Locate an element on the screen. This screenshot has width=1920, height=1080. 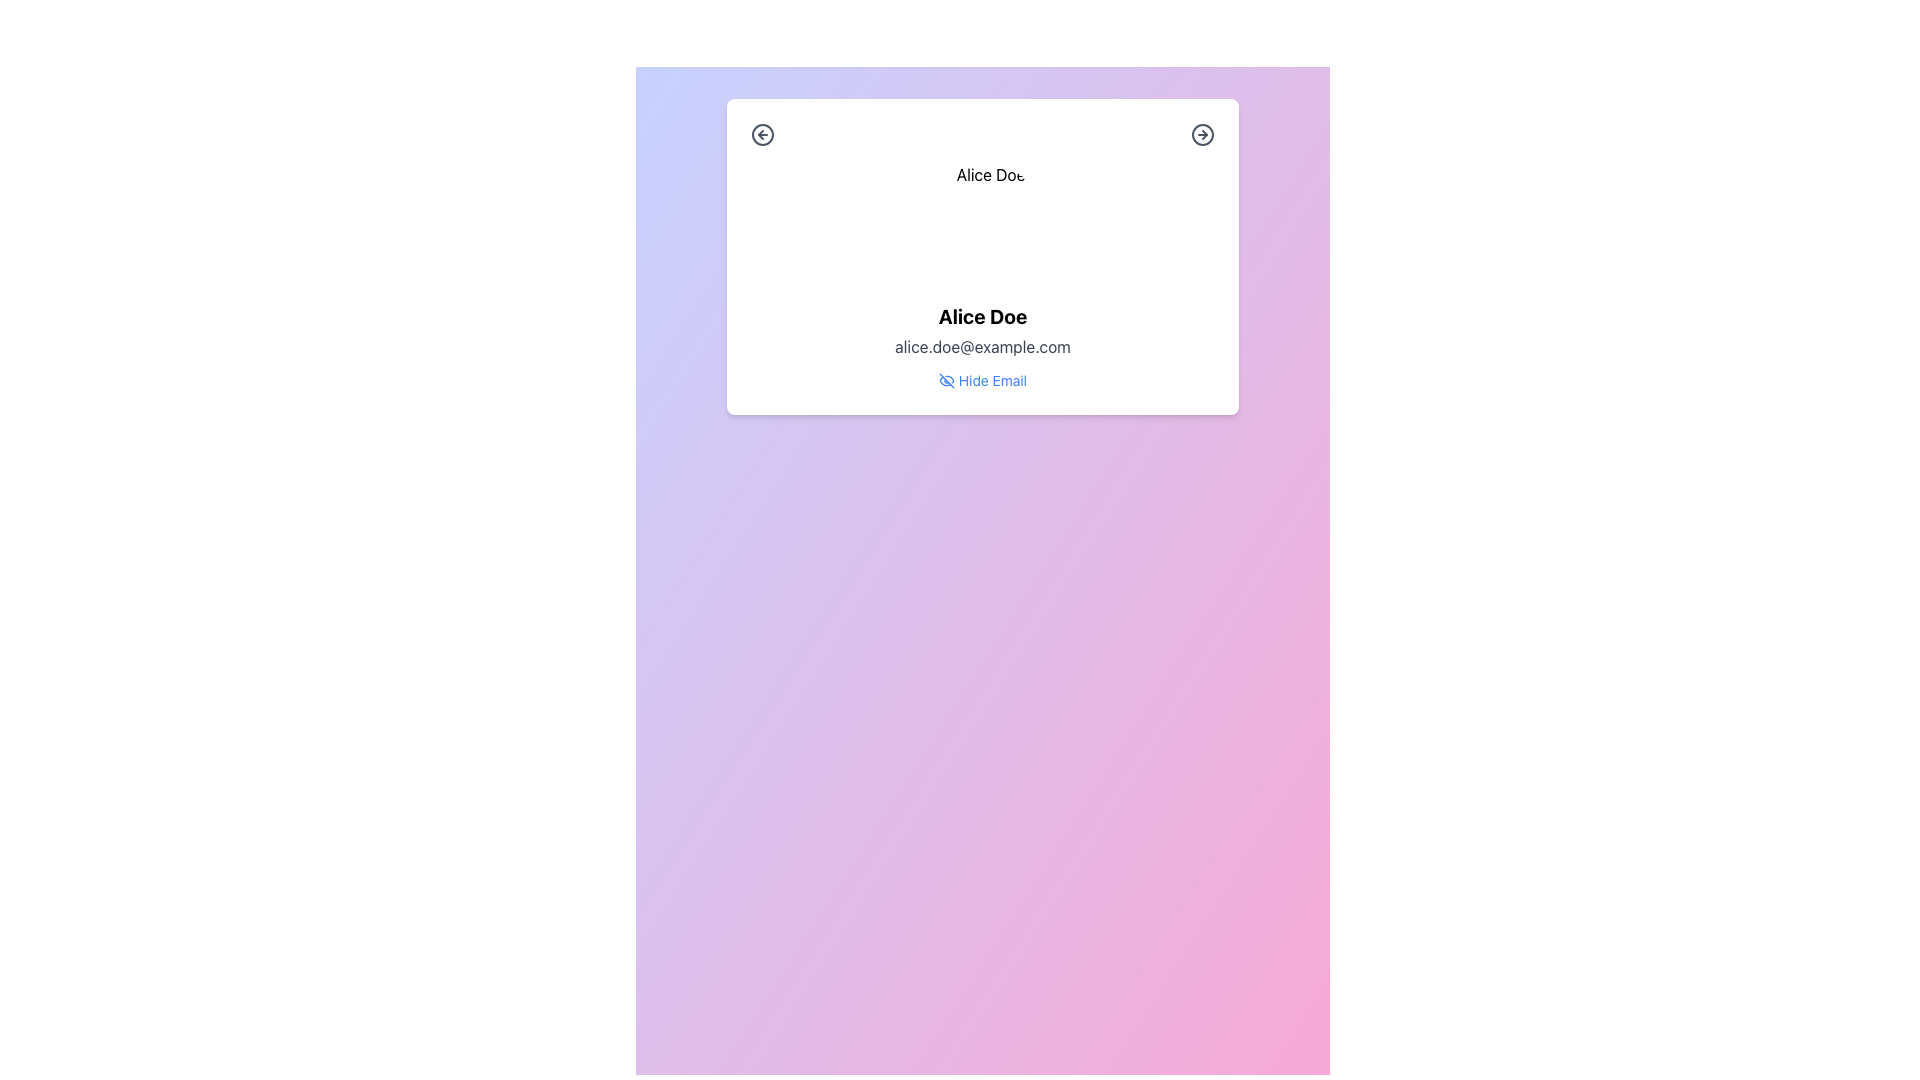
the 'Hide Email' button using keyboard navigation is located at coordinates (983, 381).